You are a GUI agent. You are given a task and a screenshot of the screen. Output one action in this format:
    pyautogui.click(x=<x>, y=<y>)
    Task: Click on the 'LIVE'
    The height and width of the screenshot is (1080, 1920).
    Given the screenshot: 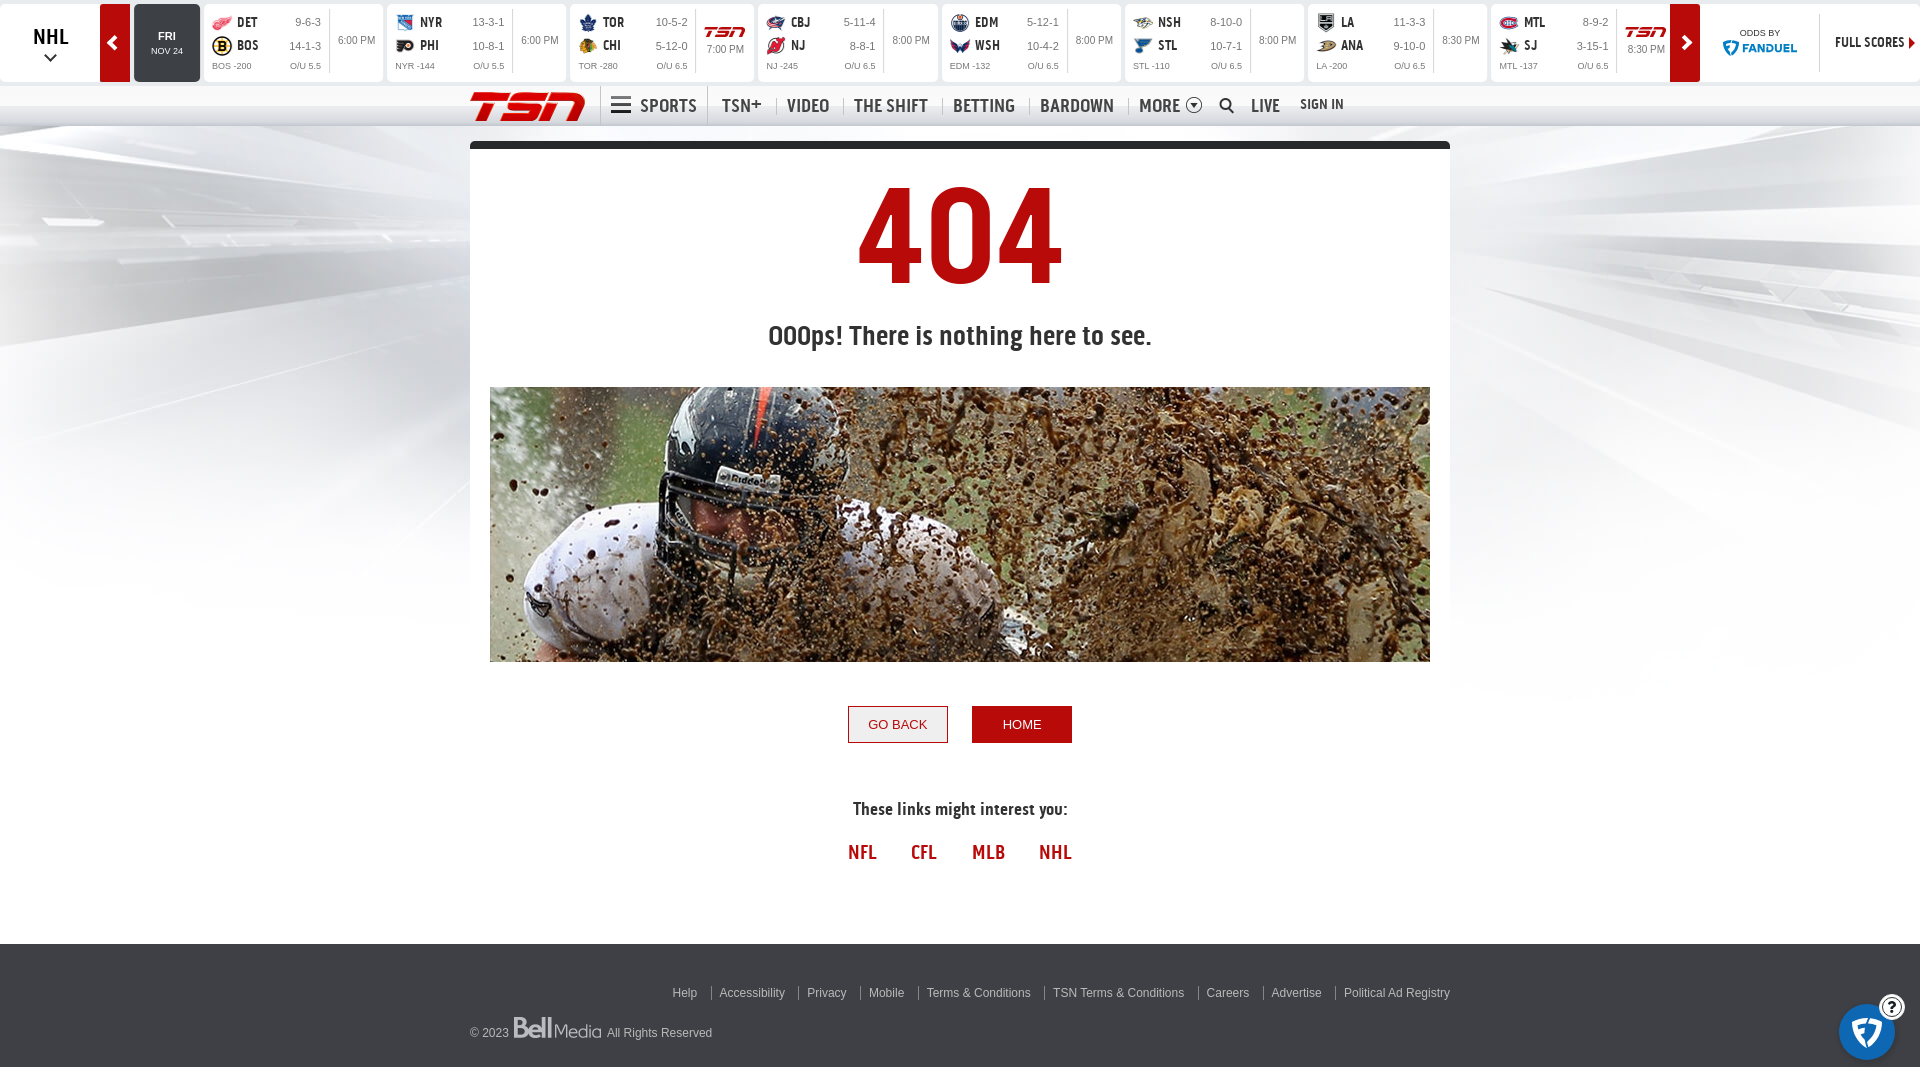 What is the action you would take?
    pyautogui.click(x=1264, y=105)
    